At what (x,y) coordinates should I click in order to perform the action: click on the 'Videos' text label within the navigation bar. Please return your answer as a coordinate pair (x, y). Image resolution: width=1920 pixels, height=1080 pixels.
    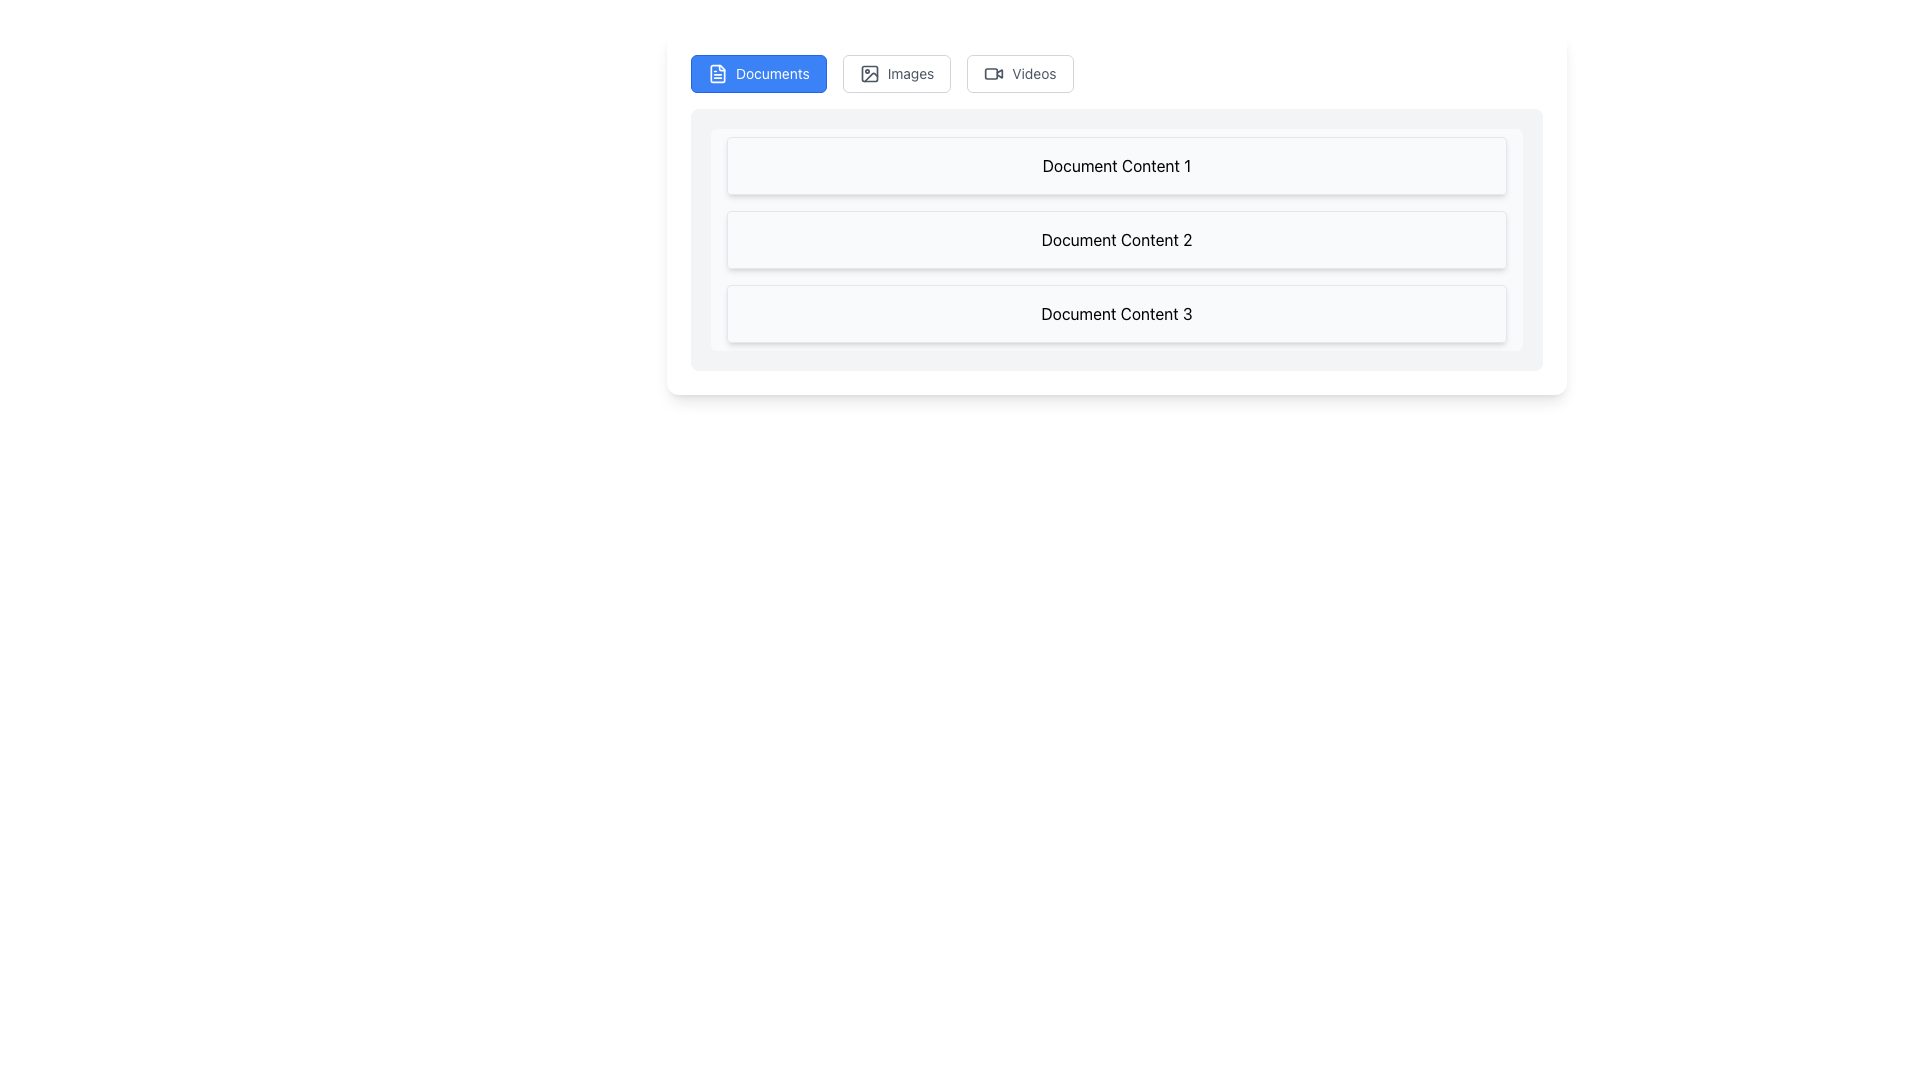
    Looking at the image, I should click on (1033, 72).